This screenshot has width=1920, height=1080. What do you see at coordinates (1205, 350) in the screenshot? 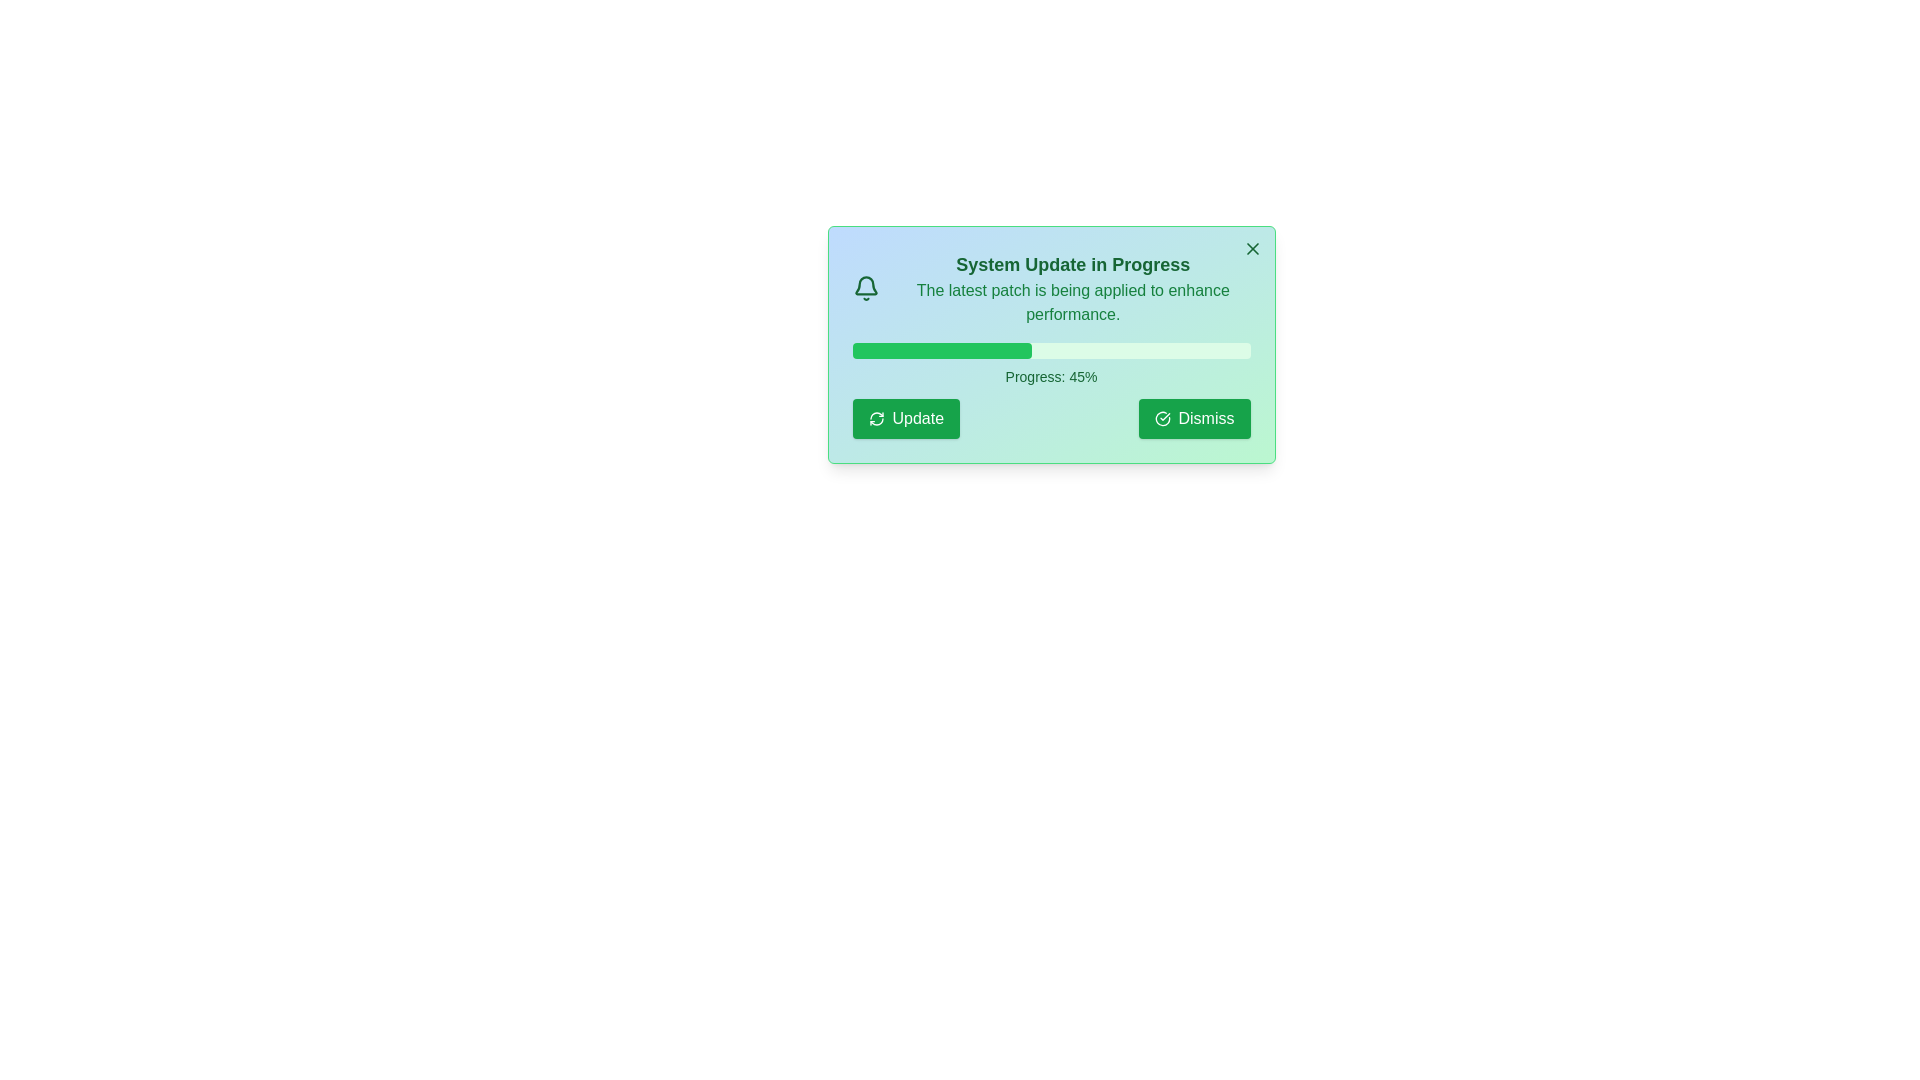
I see `the progress bar to 89% by adjusting its width` at bounding box center [1205, 350].